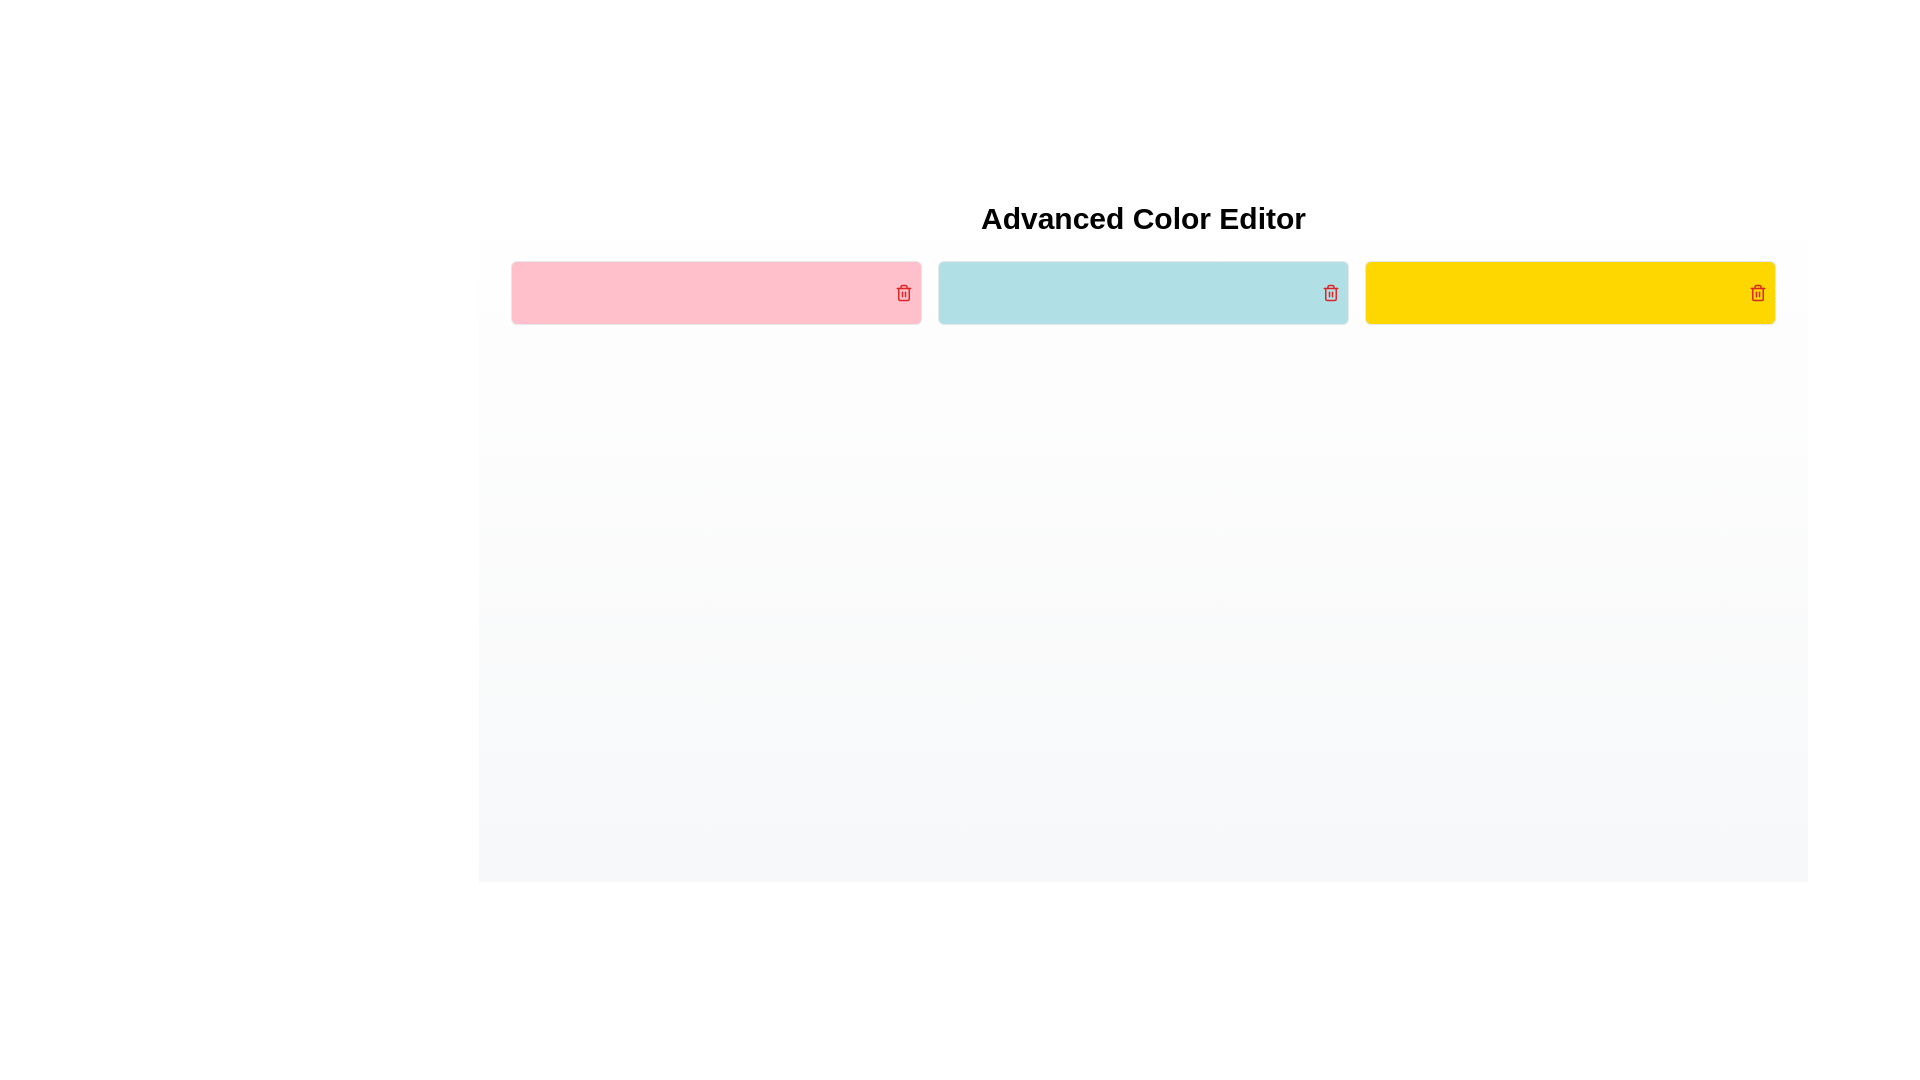 This screenshot has height=1080, width=1920. I want to click on the deletion button located at the far-right side of a pink-colored section within a horizontally aligned row, so click(902, 293).